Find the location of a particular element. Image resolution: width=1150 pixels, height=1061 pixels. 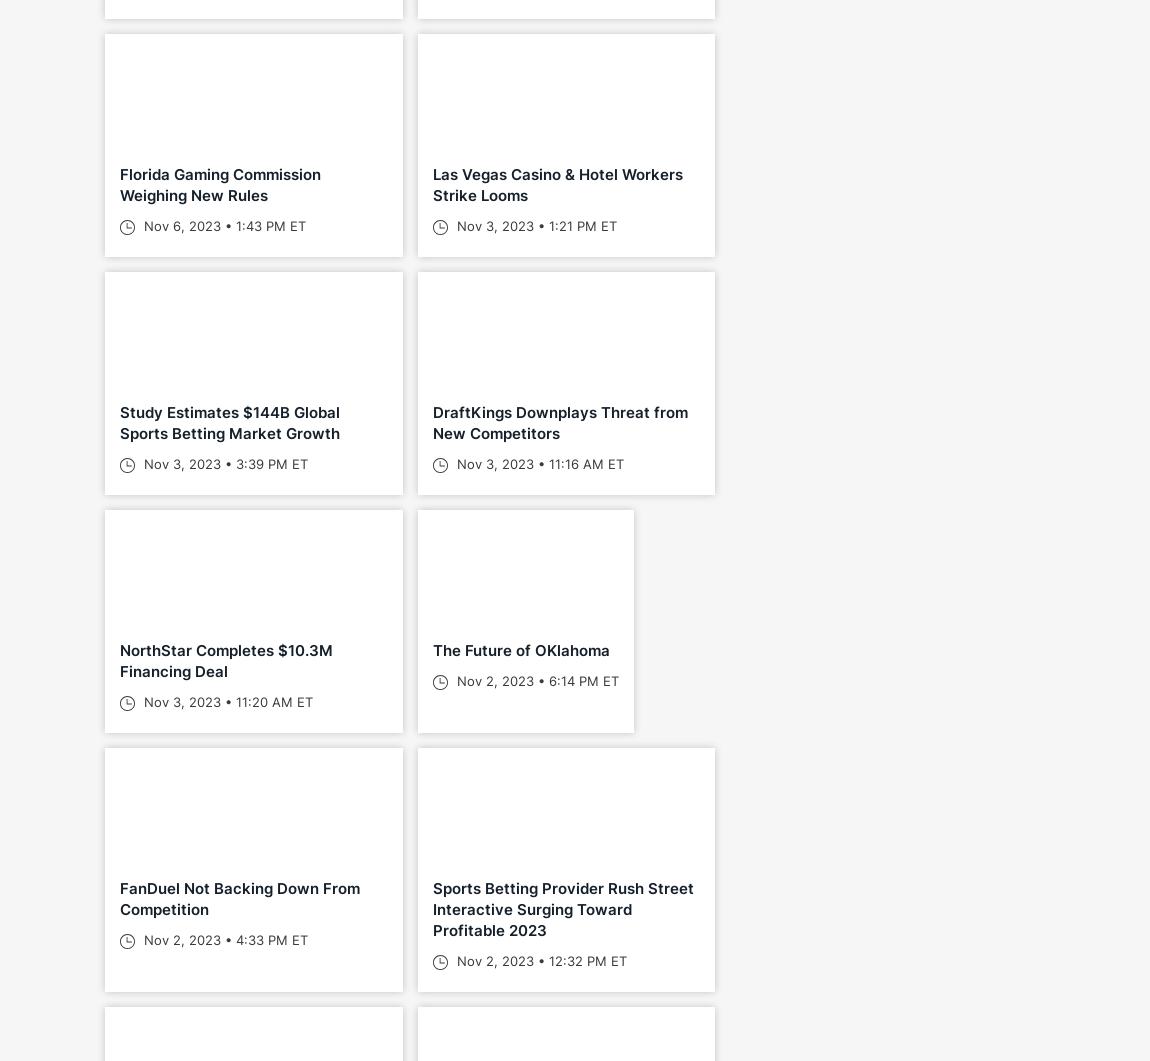

'DraftKings Downplays Threat from New Competitors' is located at coordinates (432, 423).